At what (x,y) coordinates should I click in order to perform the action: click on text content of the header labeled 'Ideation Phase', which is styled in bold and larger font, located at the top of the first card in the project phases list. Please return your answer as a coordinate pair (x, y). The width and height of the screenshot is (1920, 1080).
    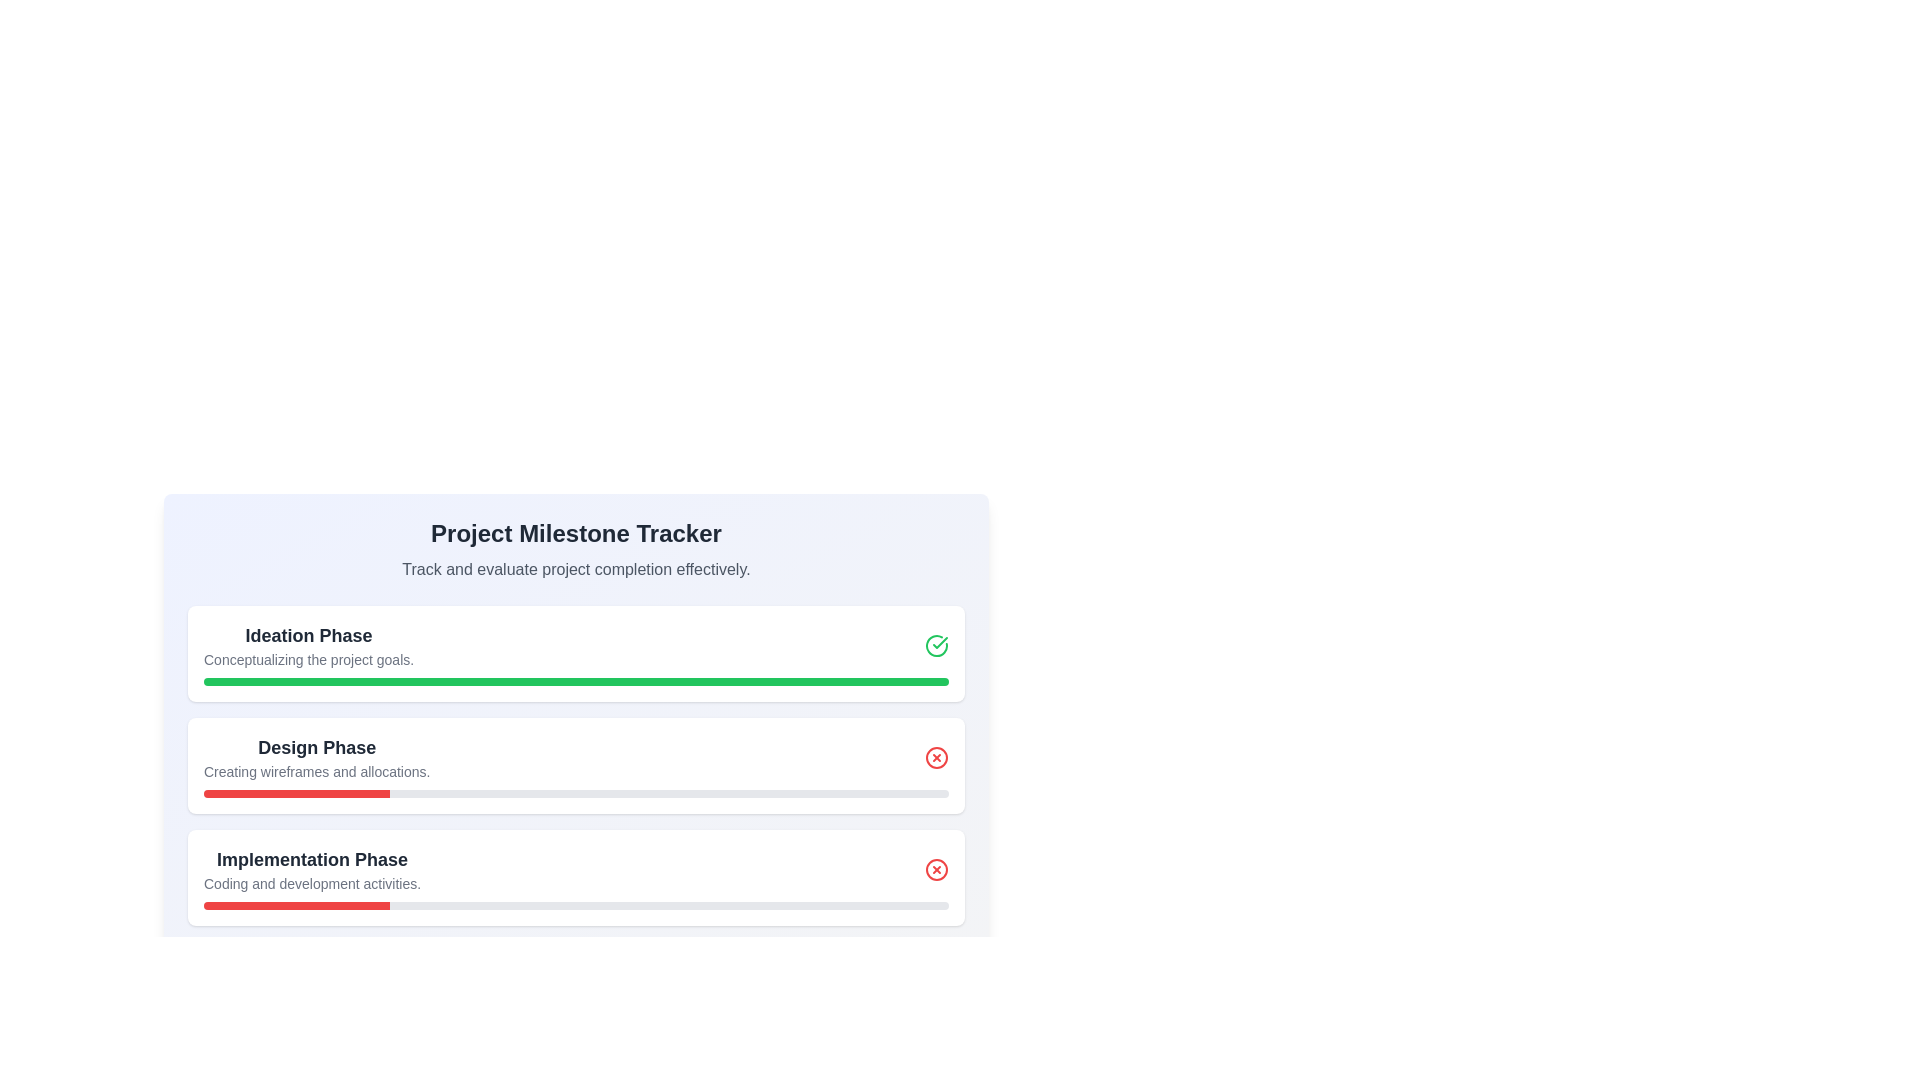
    Looking at the image, I should click on (308, 636).